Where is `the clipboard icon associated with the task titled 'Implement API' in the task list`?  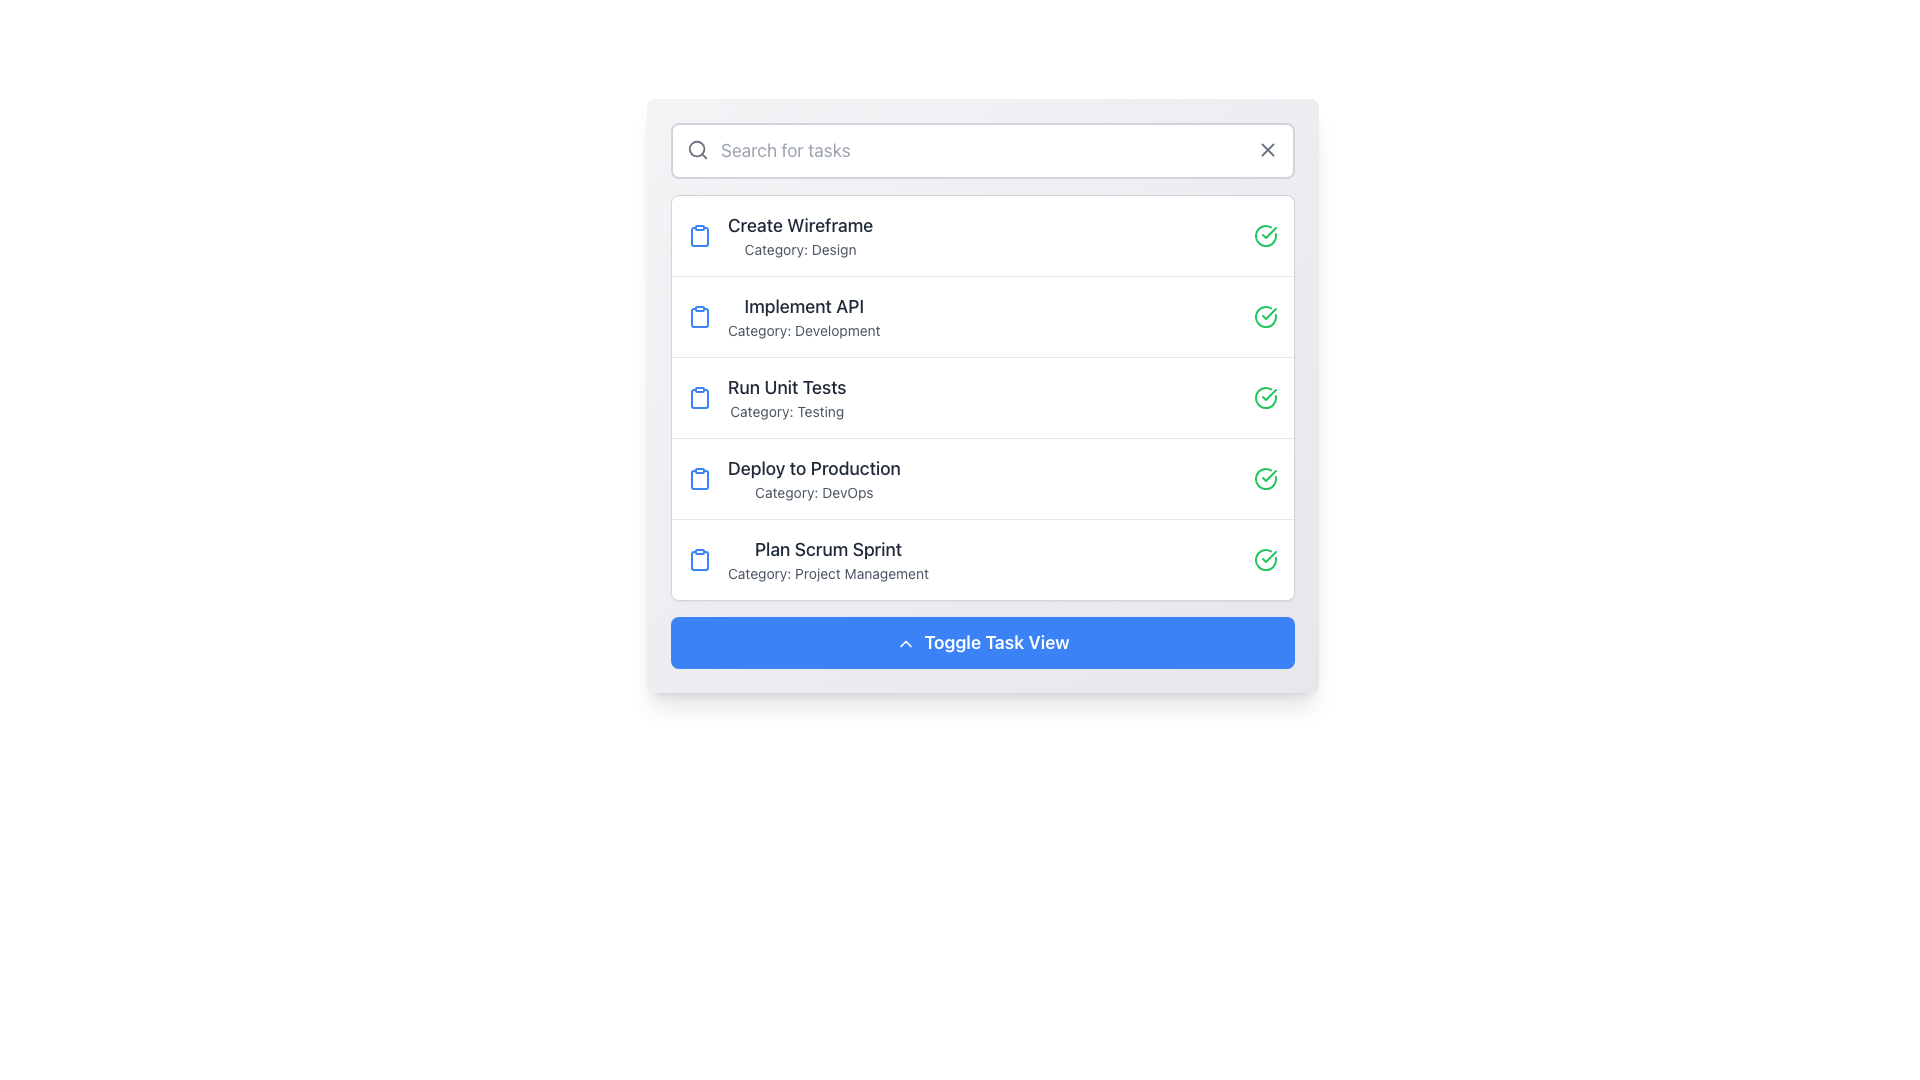
the clipboard icon associated with the task titled 'Implement API' in the task list is located at coordinates (700, 316).